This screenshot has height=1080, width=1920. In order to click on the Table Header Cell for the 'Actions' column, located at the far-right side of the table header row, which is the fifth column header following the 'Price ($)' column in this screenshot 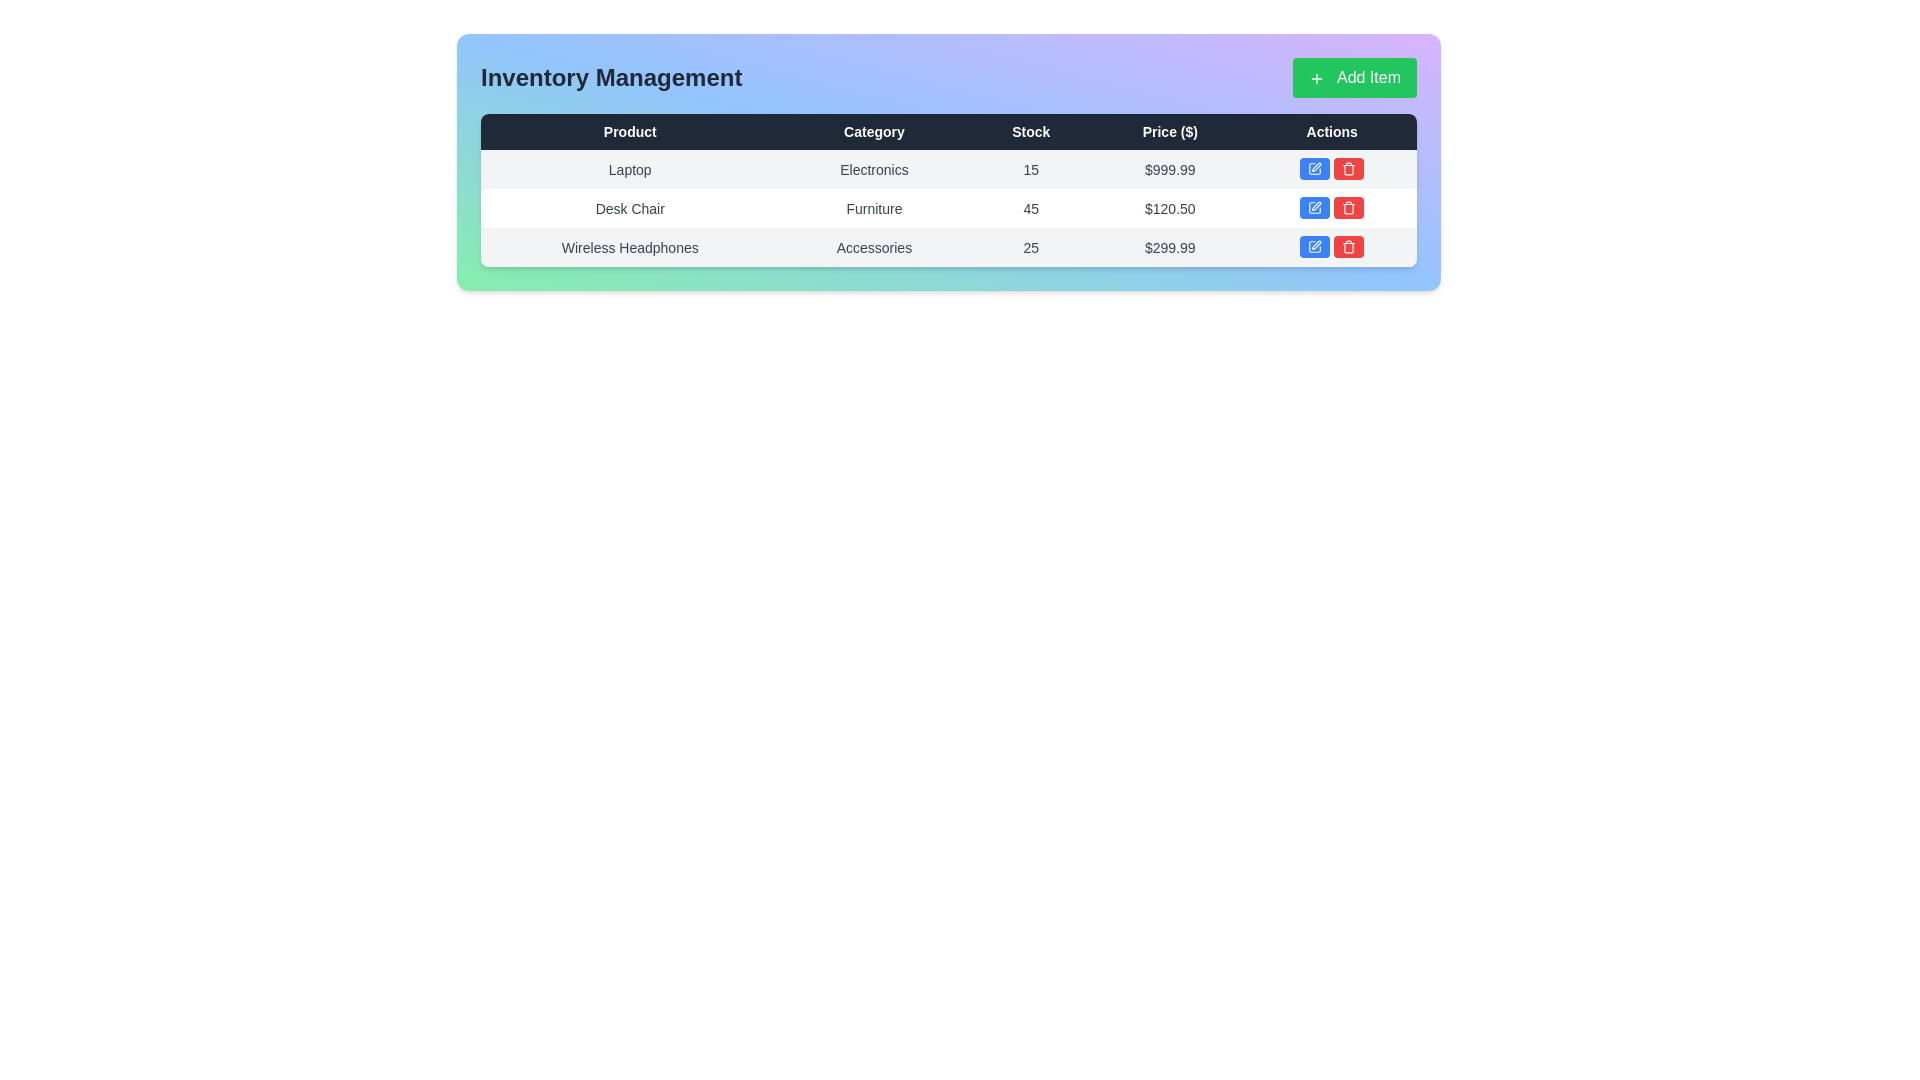, I will do `click(1332, 131)`.